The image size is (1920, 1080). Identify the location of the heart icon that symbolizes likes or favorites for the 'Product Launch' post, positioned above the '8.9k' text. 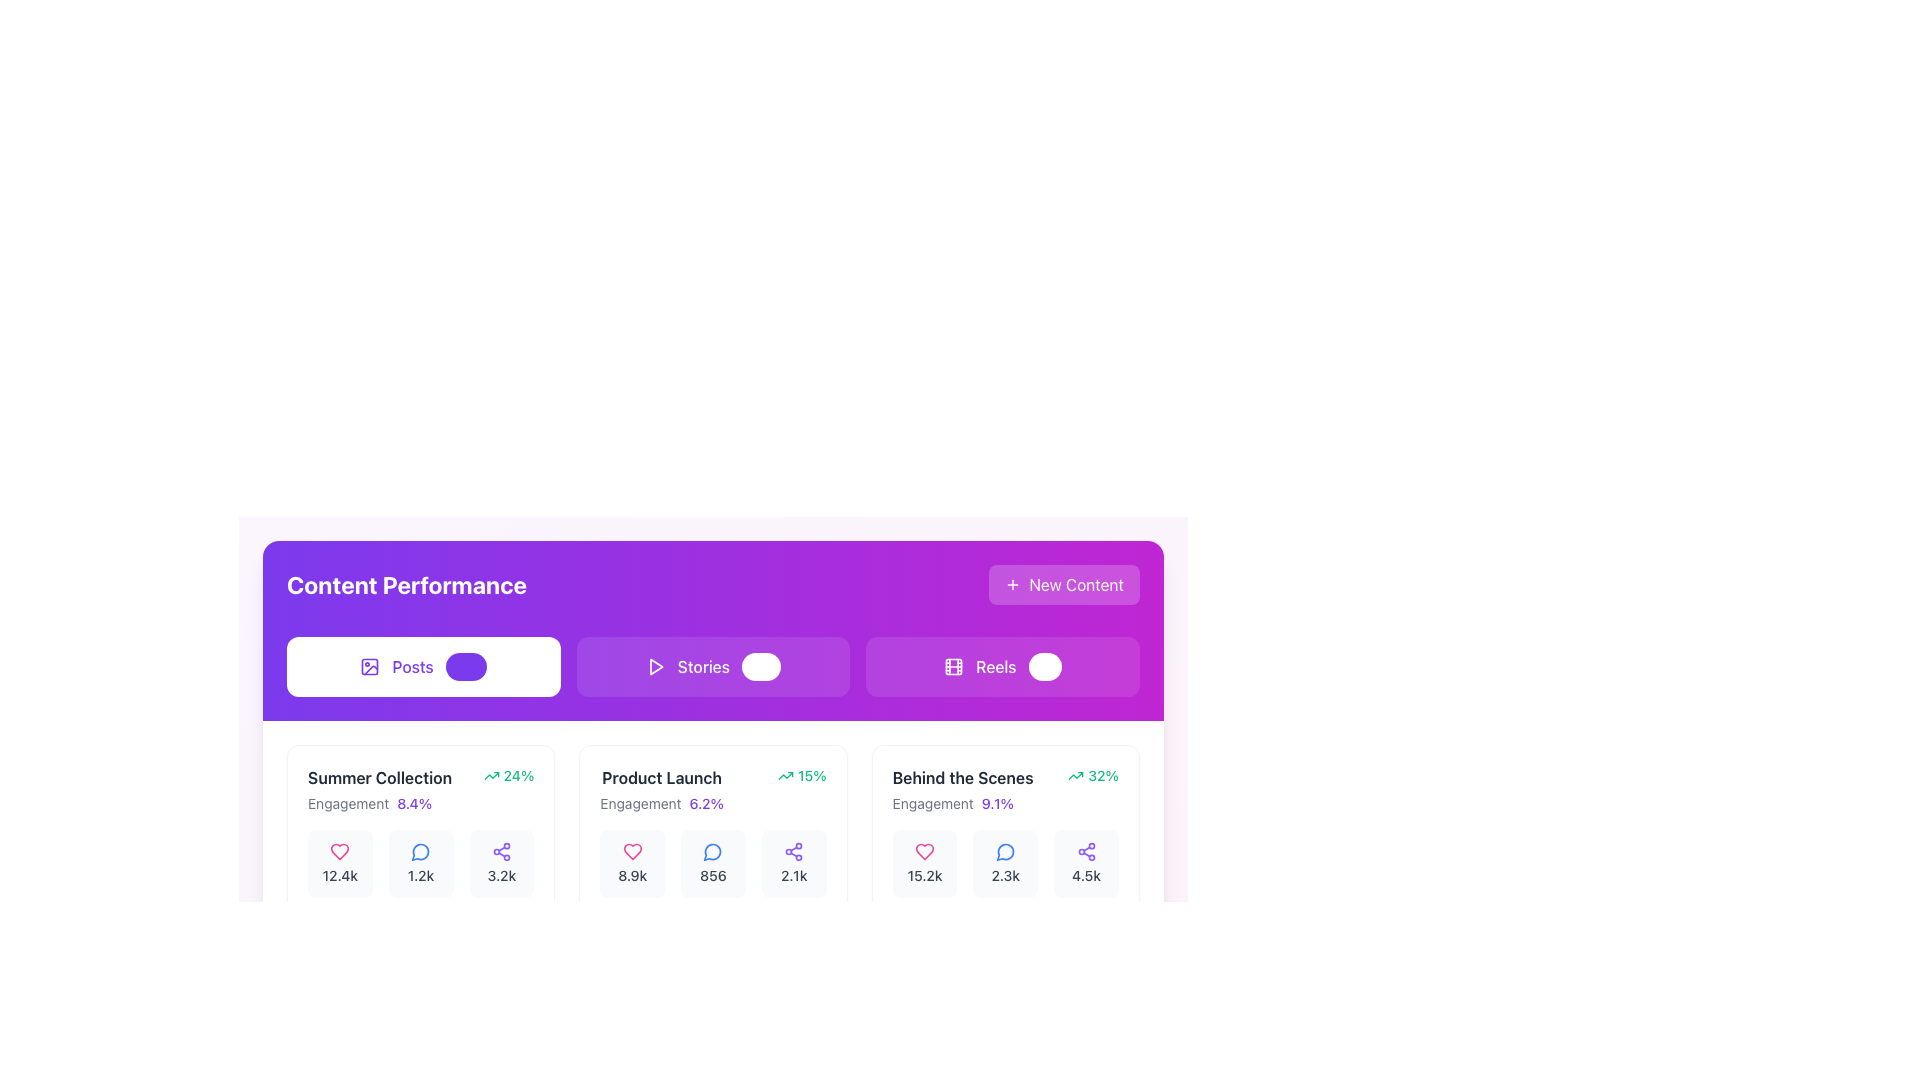
(631, 852).